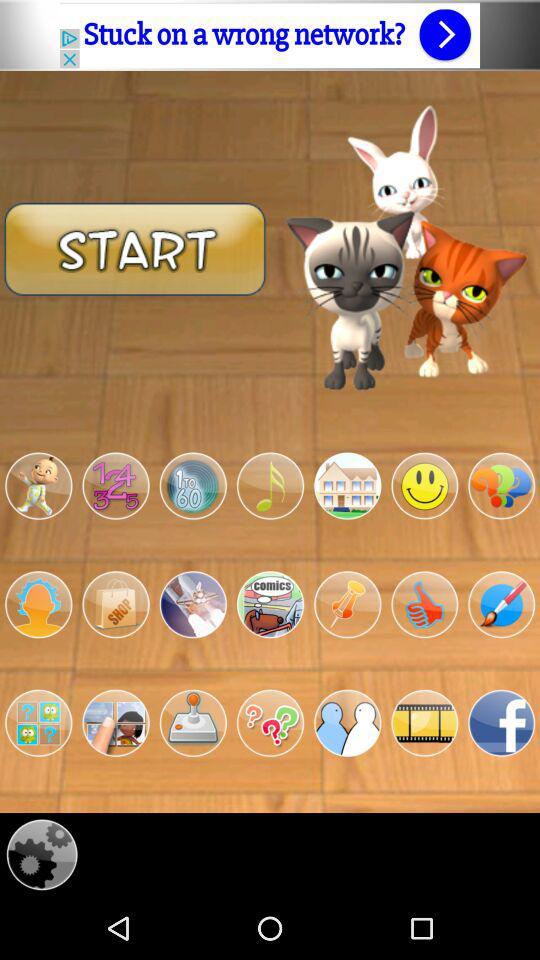 Image resolution: width=540 pixels, height=960 pixels. What do you see at coordinates (38, 722) in the screenshot?
I see `start game` at bounding box center [38, 722].